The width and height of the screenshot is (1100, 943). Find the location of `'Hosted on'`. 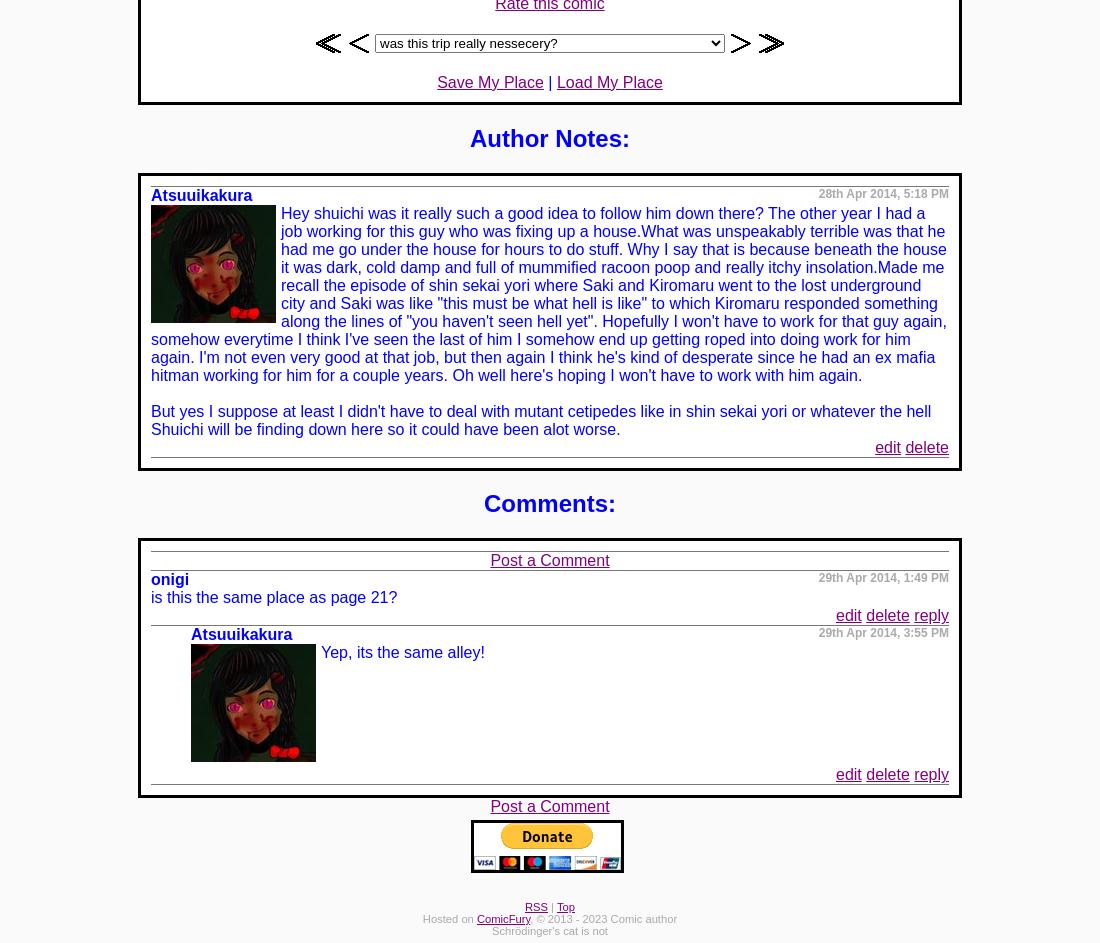

'Hosted on' is located at coordinates (448, 917).